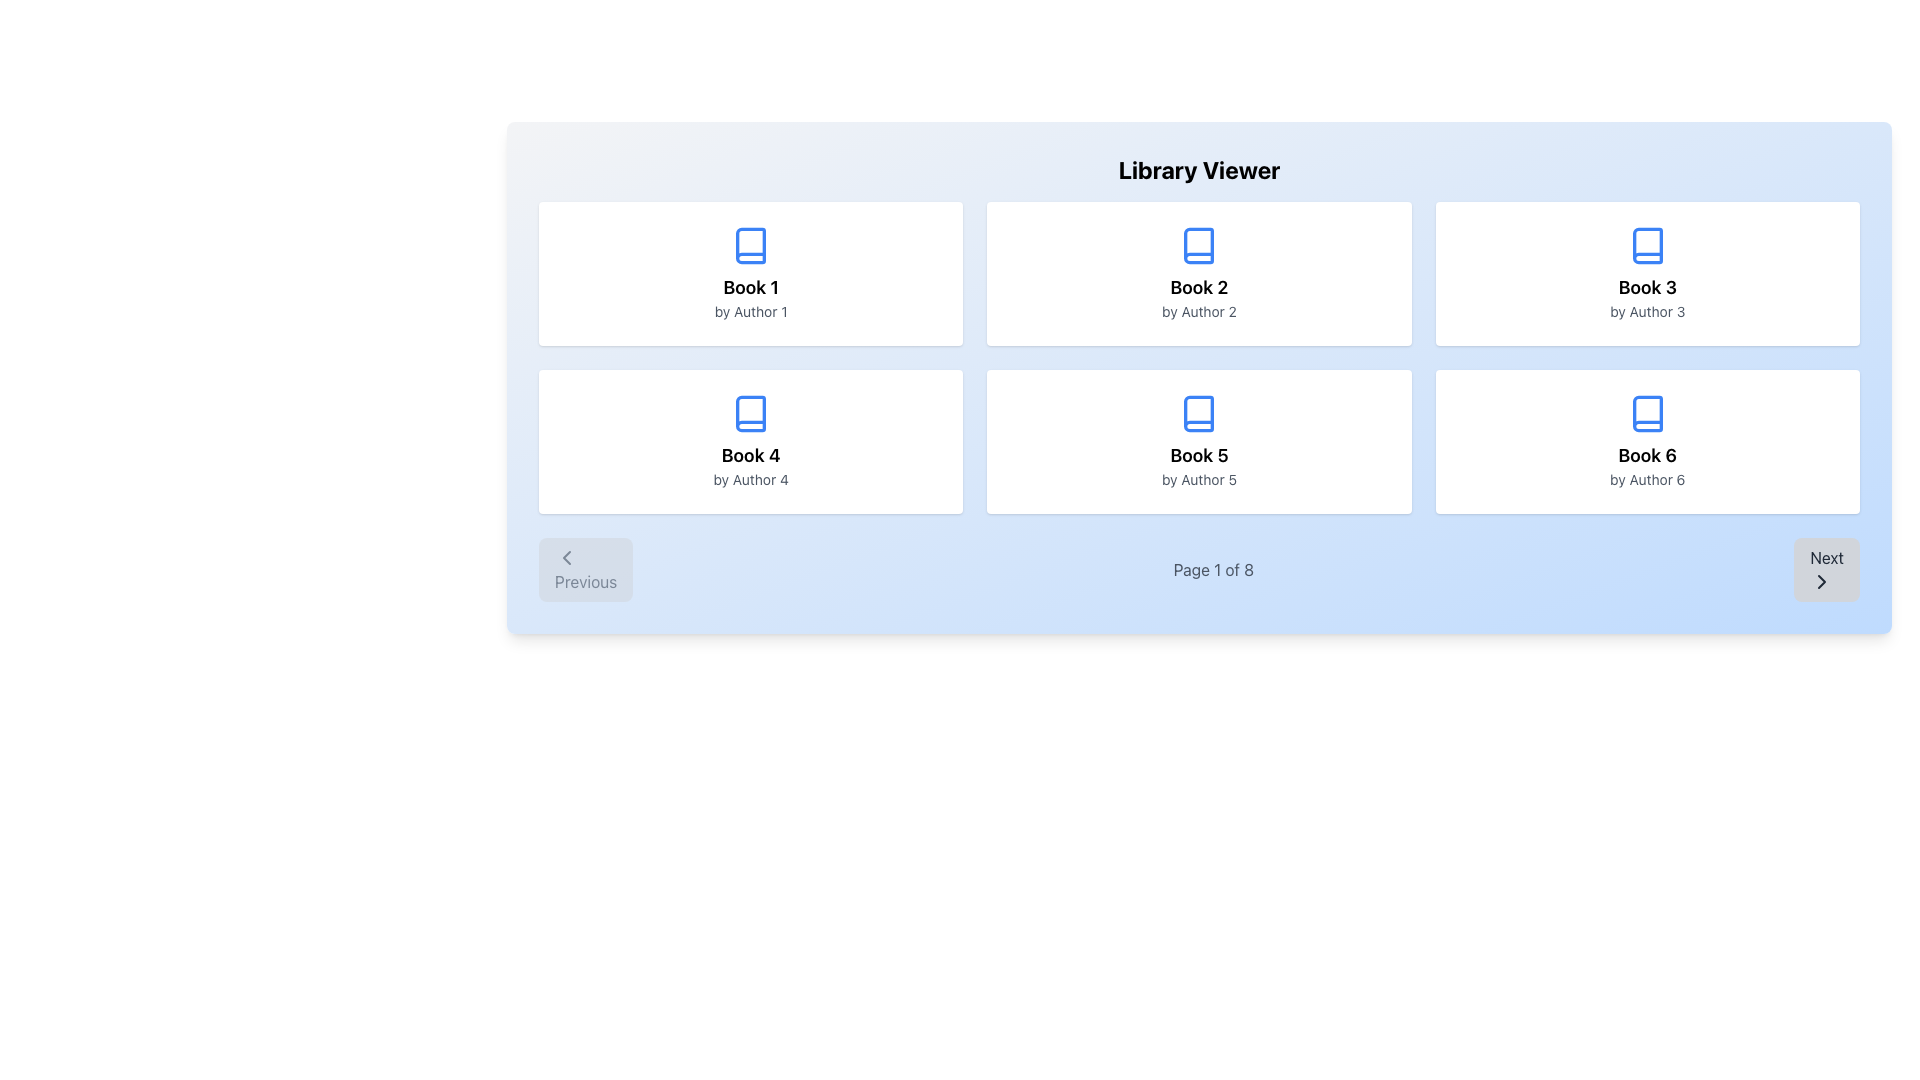 This screenshot has height=1080, width=1920. What do you see at coordinates (750, 312) in the screenshot?
I see `the text label displaying 'by Author 1' located beneath the 'Book 1' title in the first card of the 'Library Viewer' grid` at bounding box center [750, 312].